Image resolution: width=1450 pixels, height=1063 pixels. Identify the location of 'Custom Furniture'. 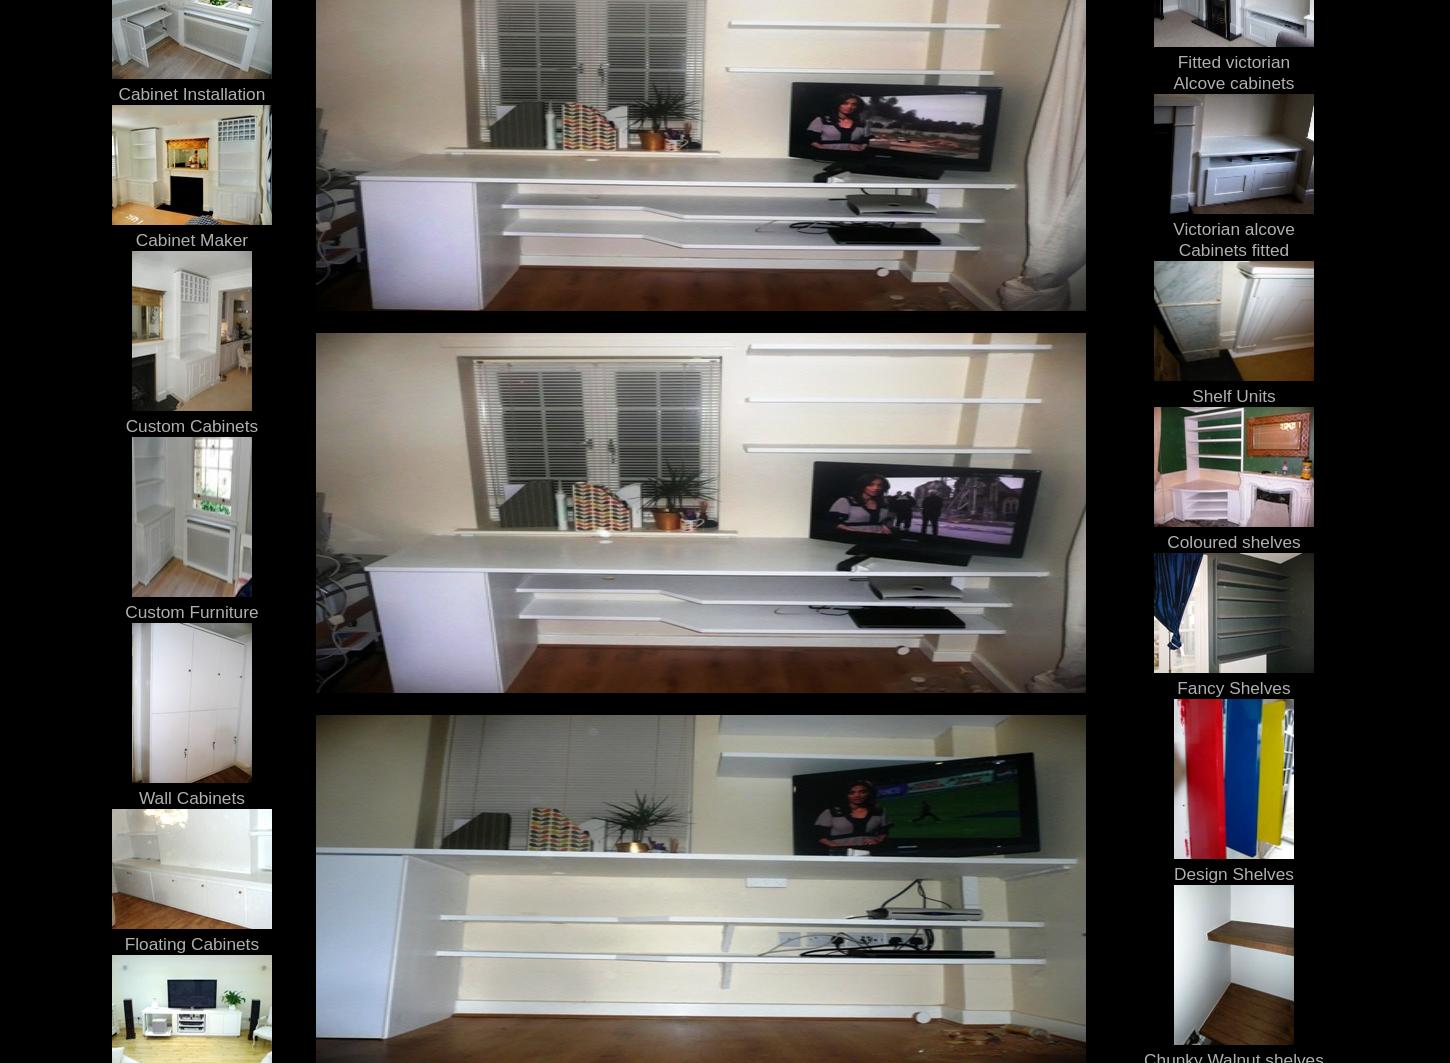
(190, 610).